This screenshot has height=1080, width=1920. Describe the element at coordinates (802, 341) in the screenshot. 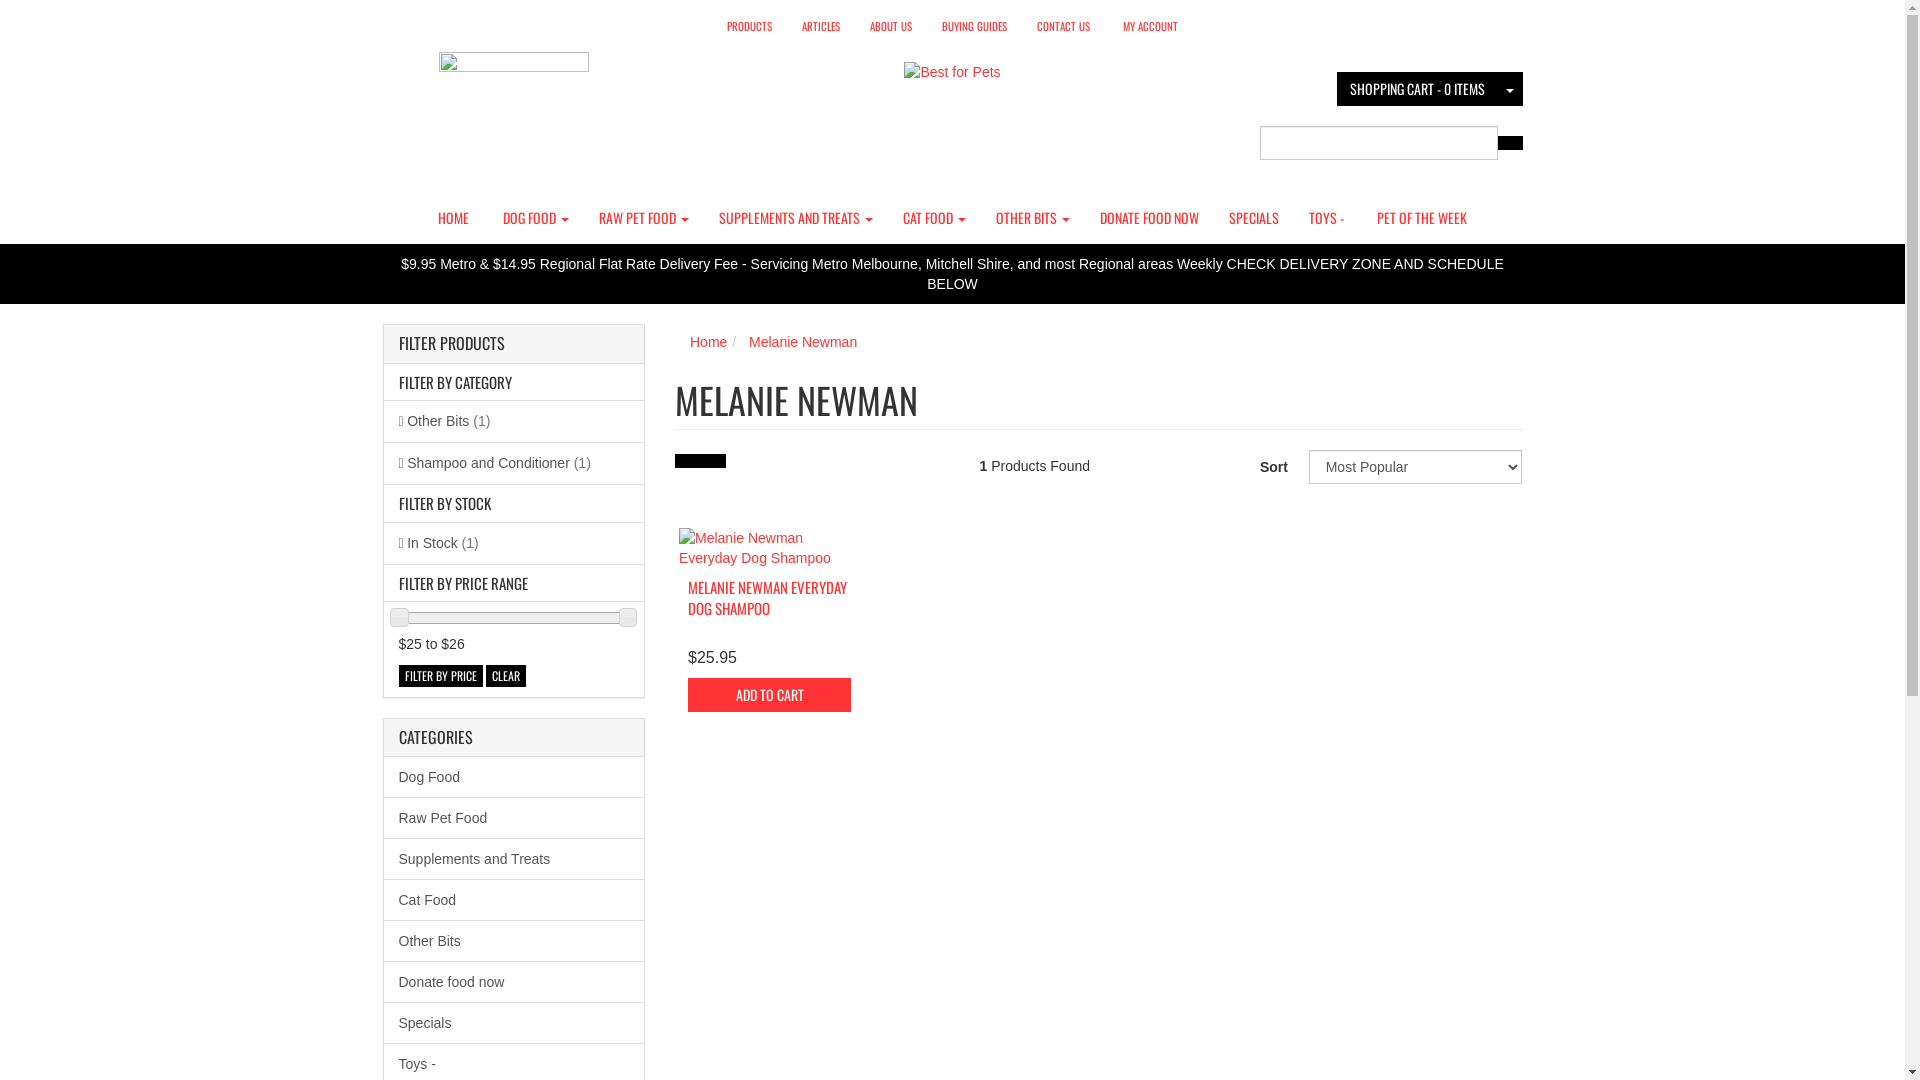

I see `'Melanie Newman'` at that location.